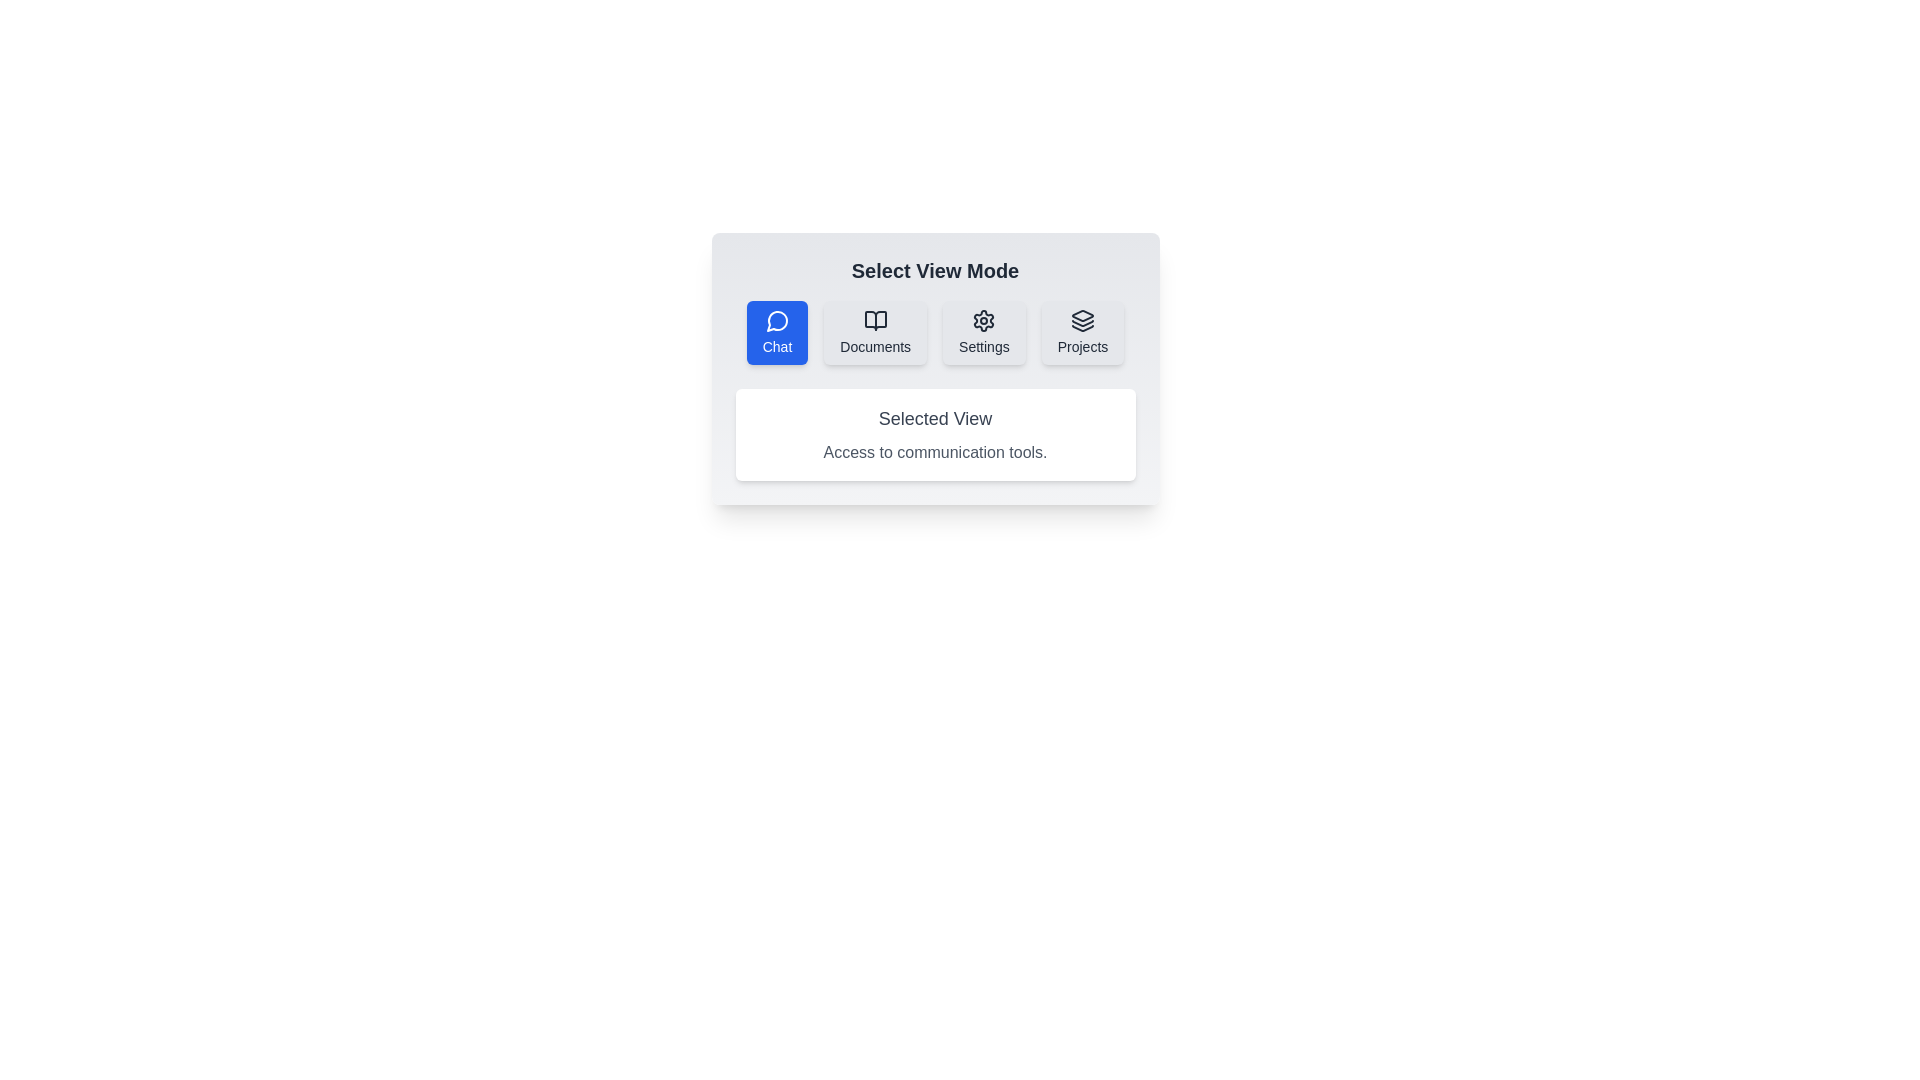  I want to click on the view mode by clicking on the button corresponding to Chat, so click(776, 331).